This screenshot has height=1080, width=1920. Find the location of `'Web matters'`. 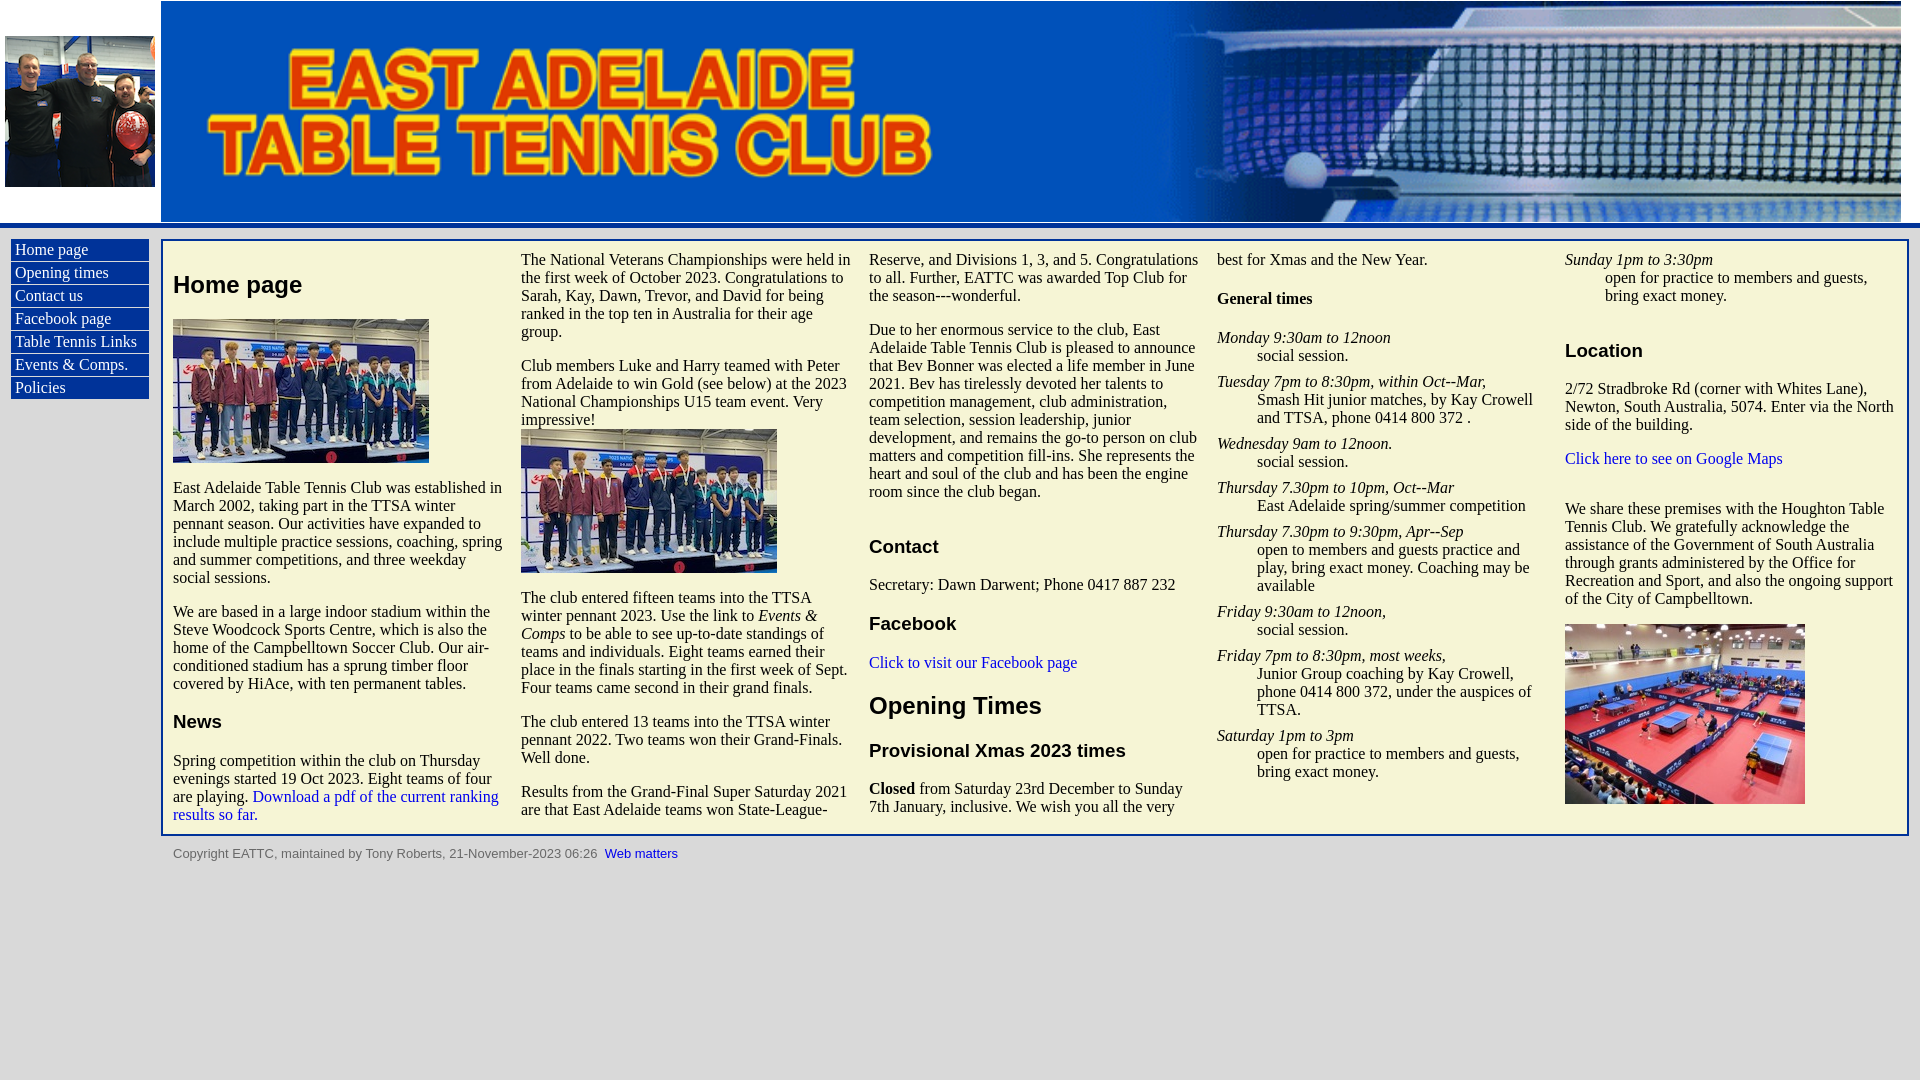

'Web matters' is located at coordinates (641, 853).